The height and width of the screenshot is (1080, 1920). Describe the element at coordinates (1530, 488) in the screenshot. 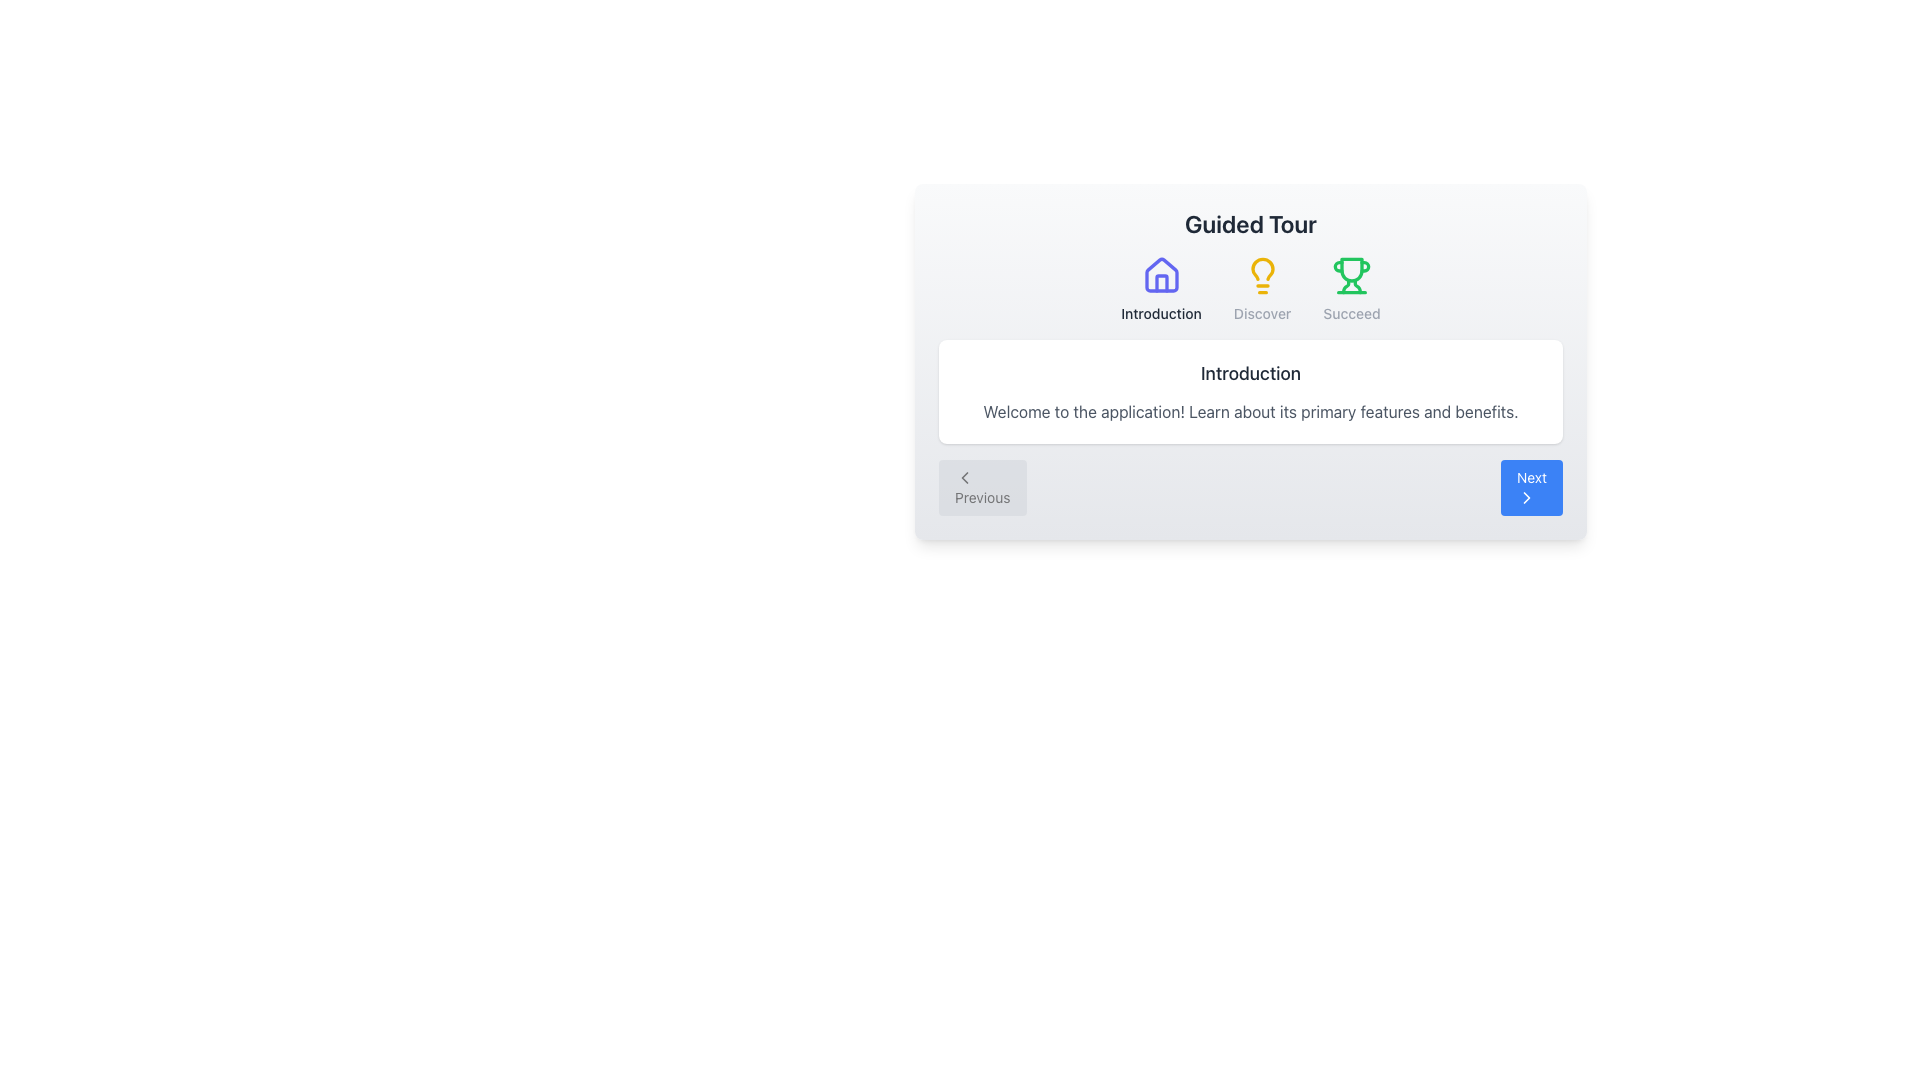

I see `the 'Next' button located in the lower-right corner of the navigation controls to proceed to the next step` at that location.